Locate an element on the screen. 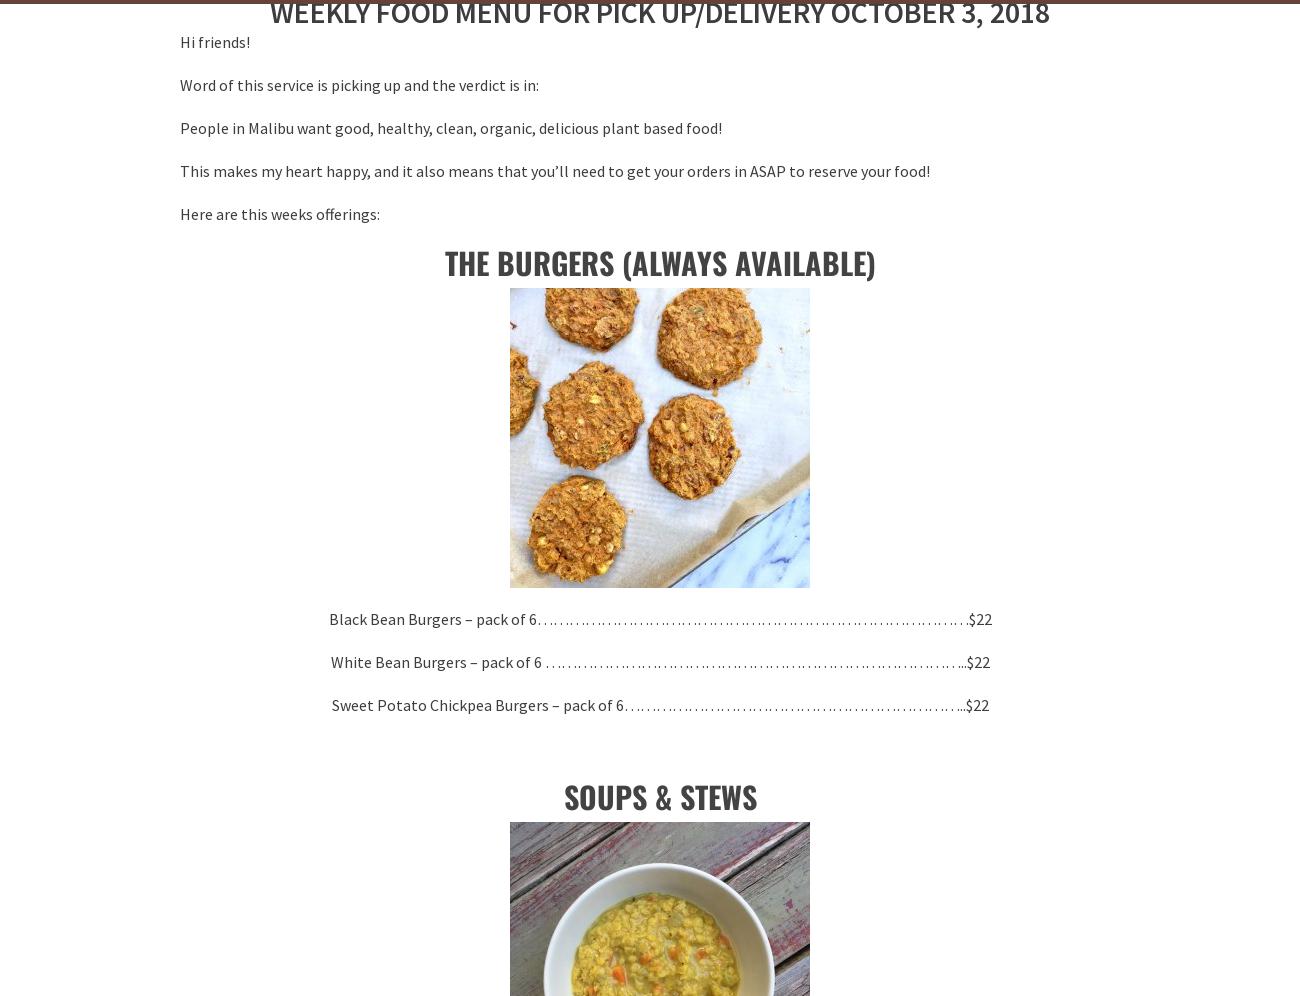 The image size is (1300, 996). 'Here are this weeks offerings:' is located at coordinates (280, 213).